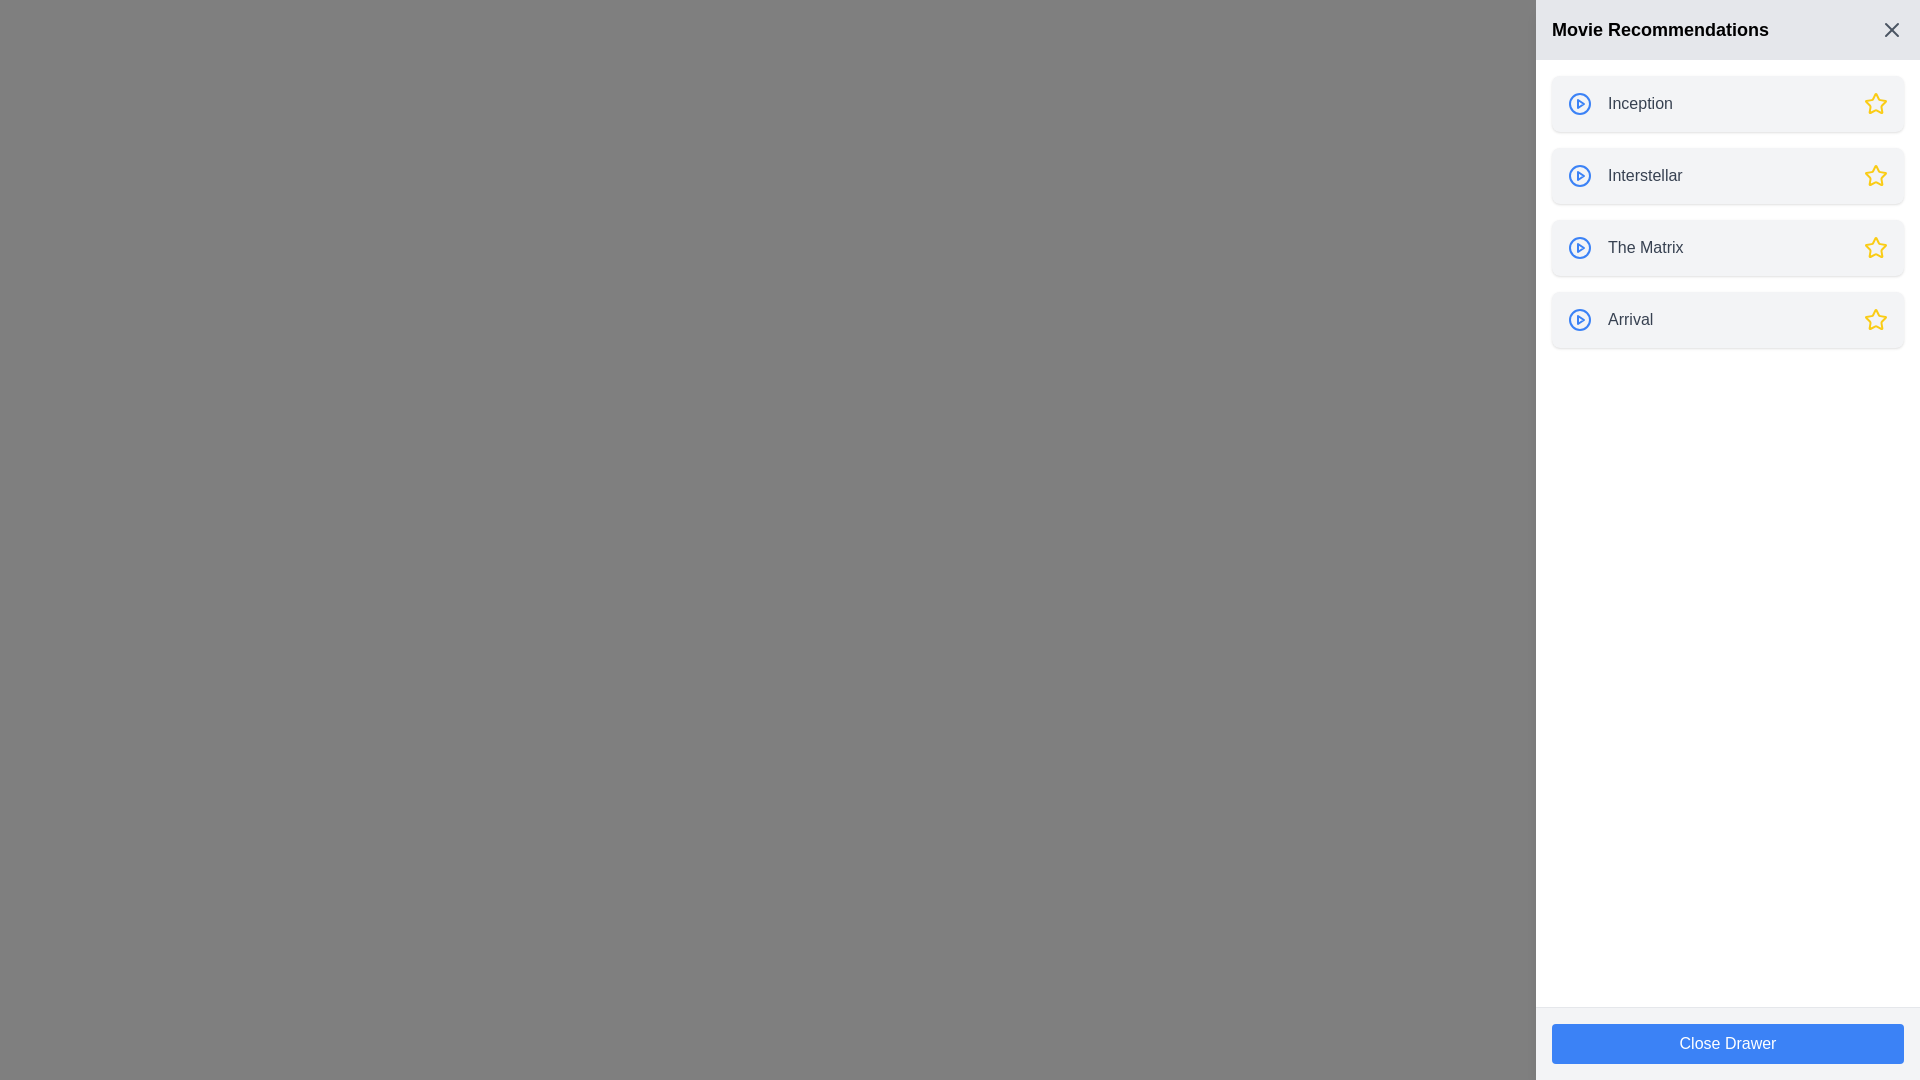 The height and width of the screenshot is (1080, 1920). What do you see at coordinates (1578, 104) in the screenshot?
I see `the circular outline within the play button styled as an SVG icon, which is part of the first list item in the 'Movie Recommendations' section, located before the text 'Inception'` at bounding box center [1578, 104].